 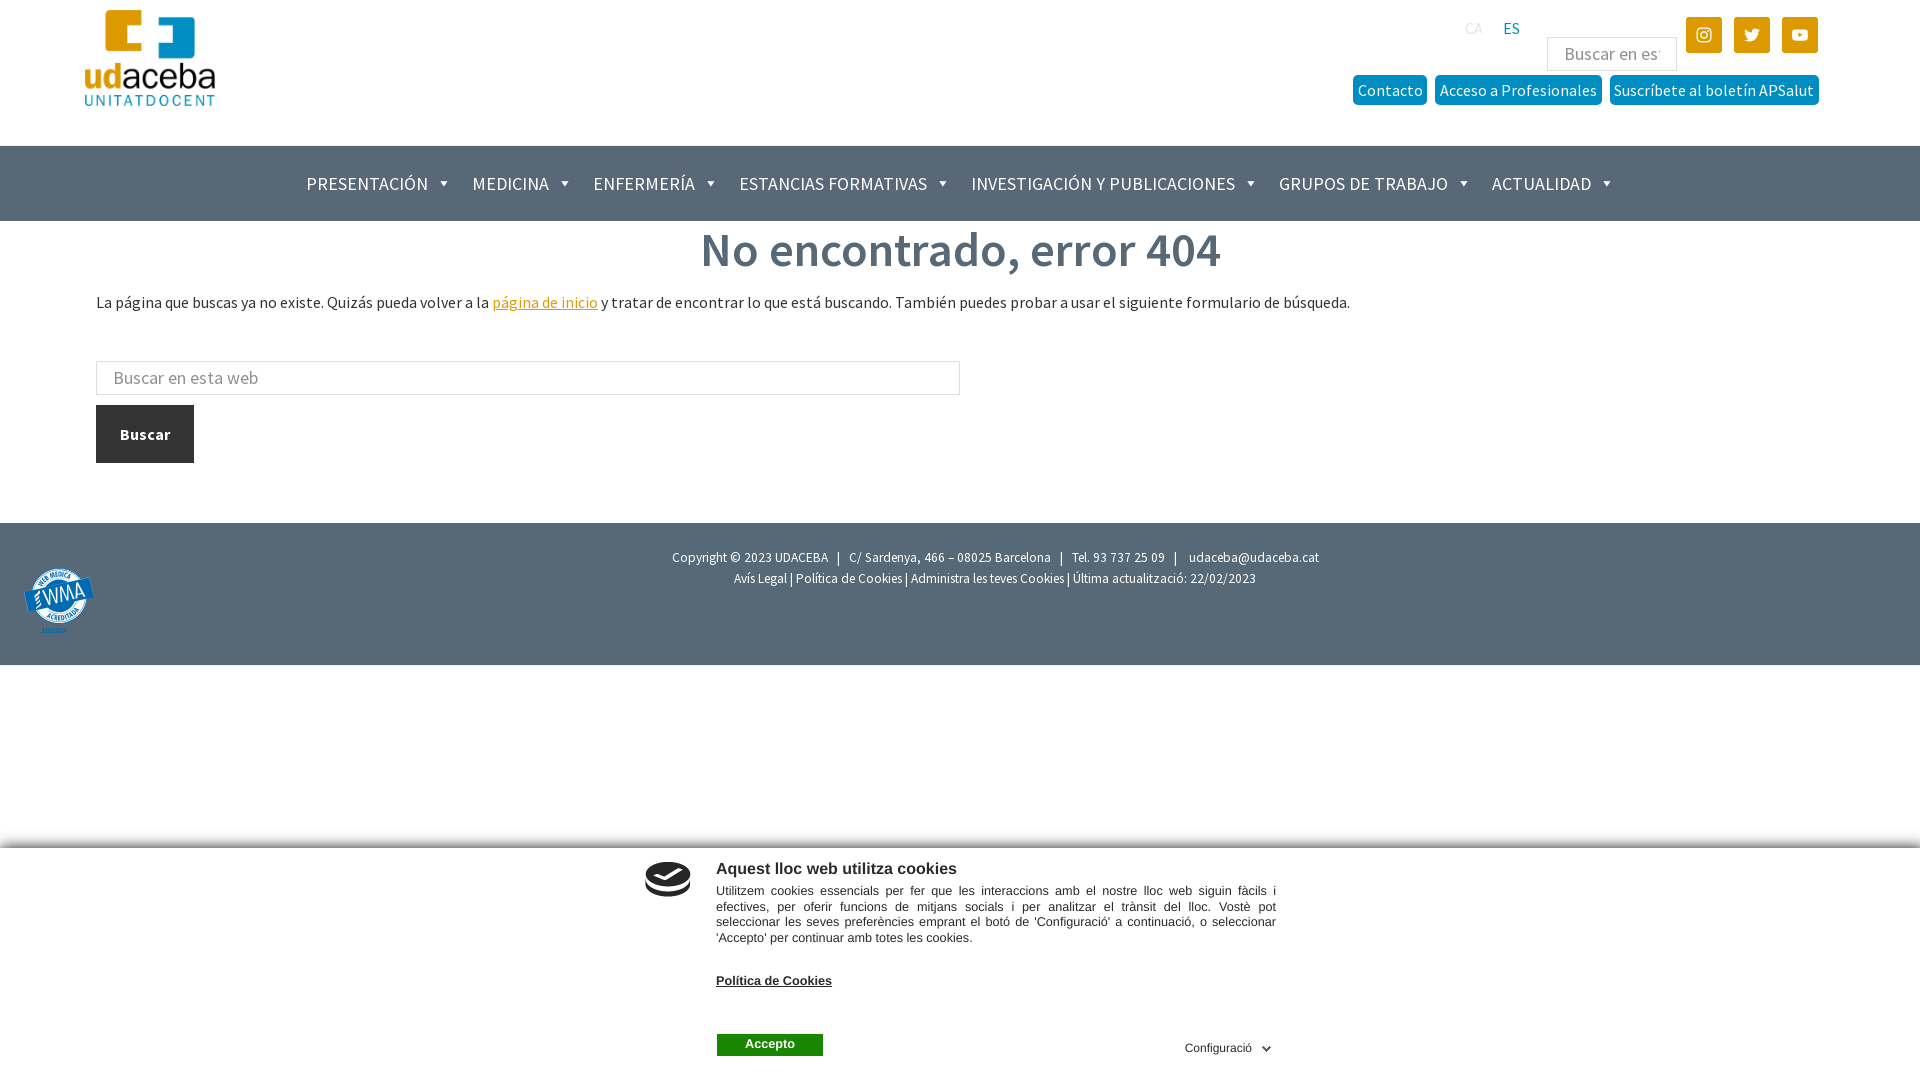 I want to click on 'Administra les teves Cookies', so click(x=987, y=578).